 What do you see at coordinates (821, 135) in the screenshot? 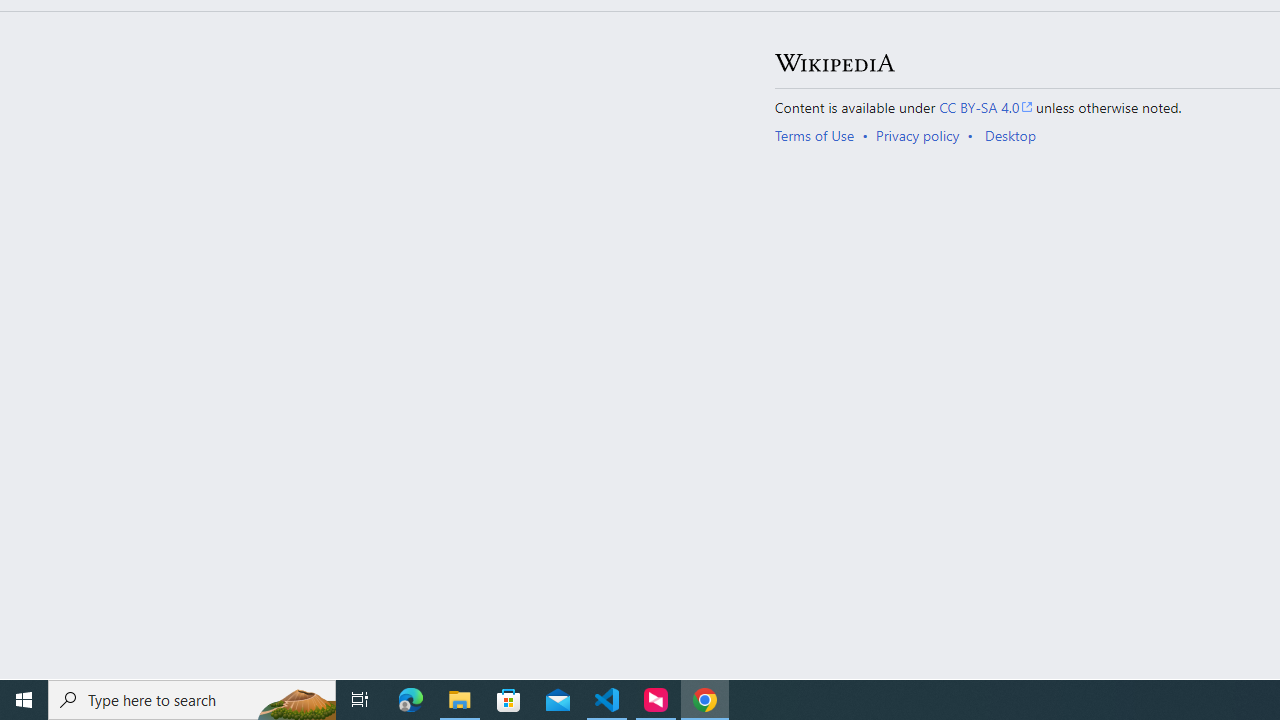
I see `'AutomationID: footer-places-terms-use'` at bounding box center [821, 135].